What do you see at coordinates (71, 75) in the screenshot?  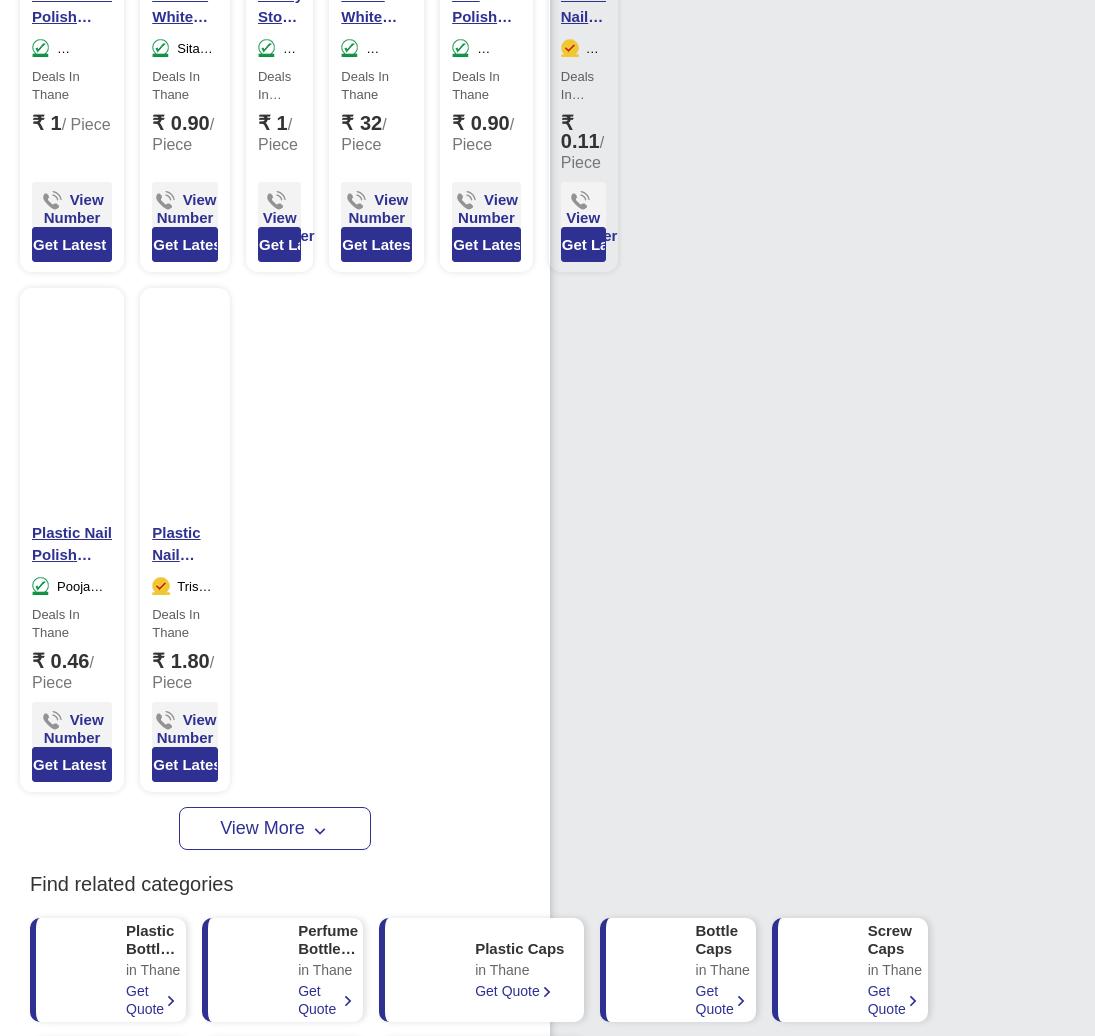 I see `'Siddhivinayak Plast'` at bounding box center [71, 75].